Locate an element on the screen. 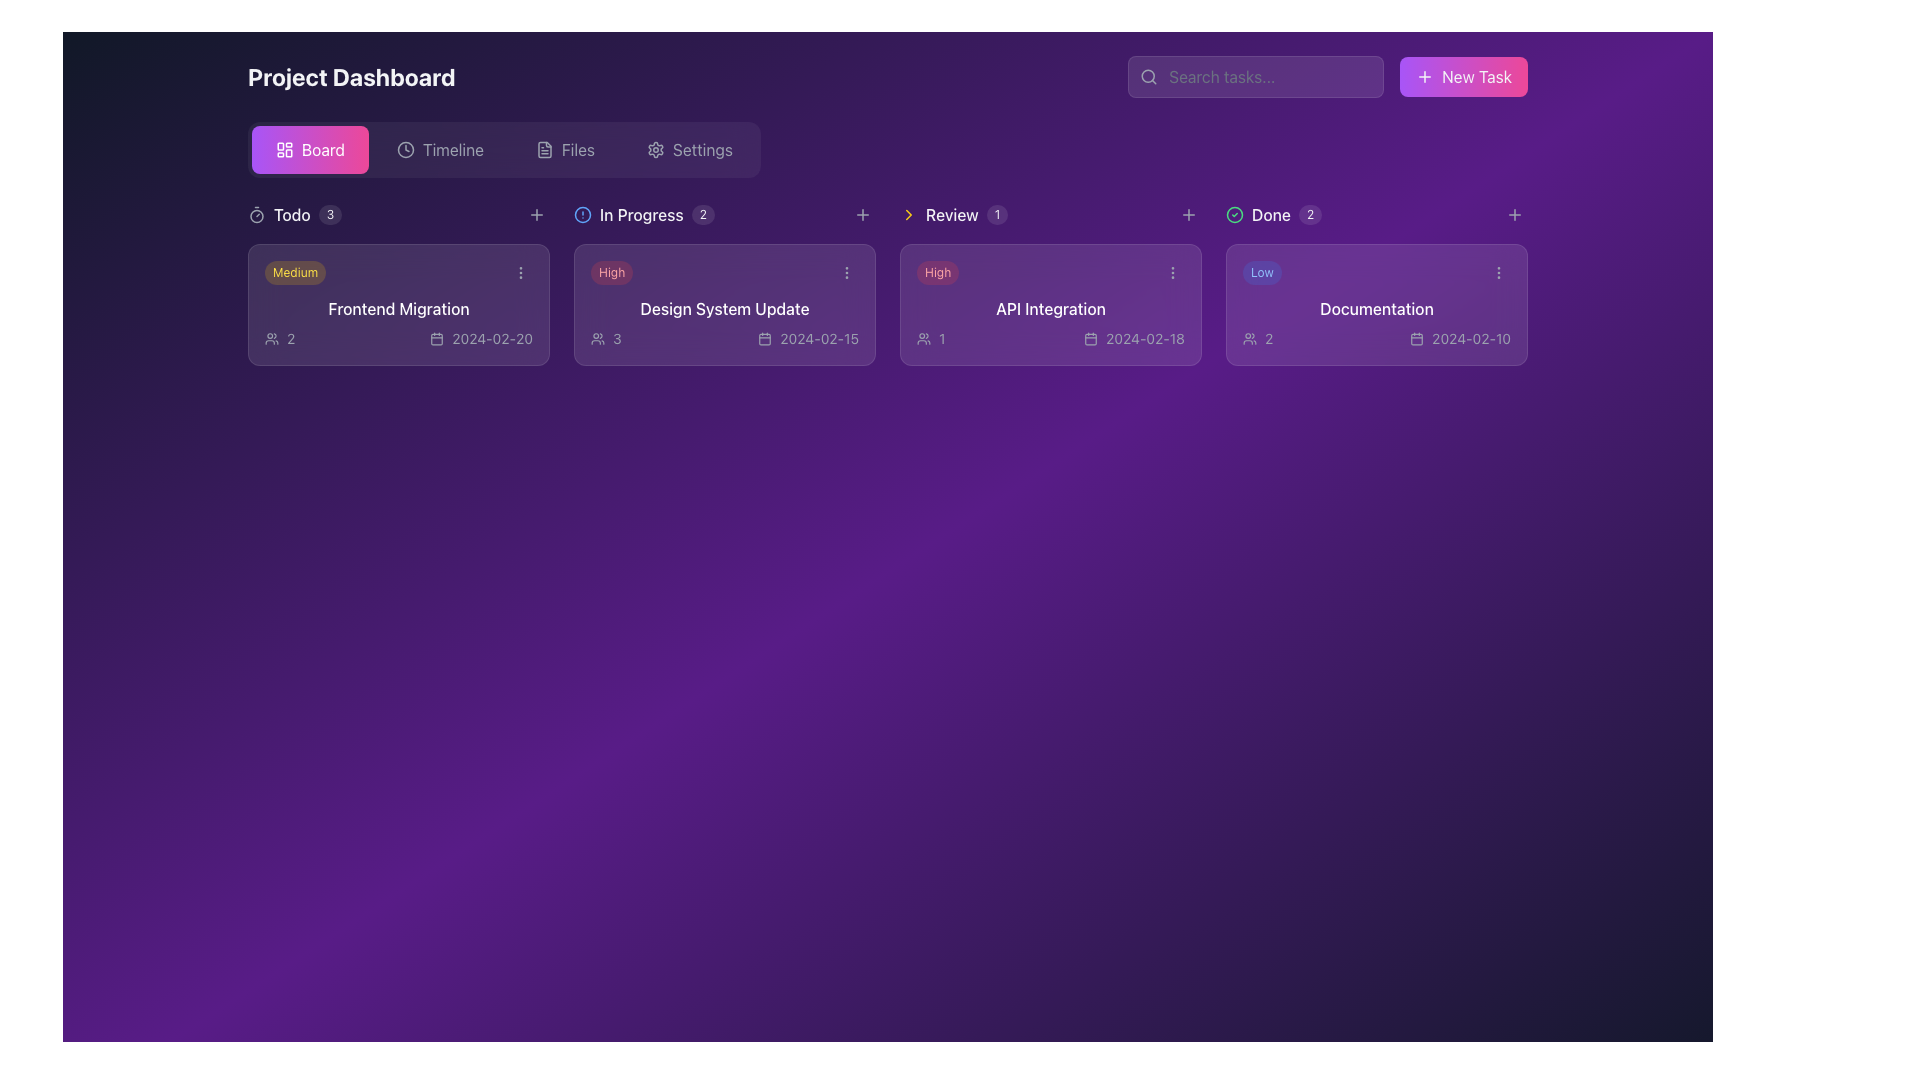 This screenshot has width=1920, height=1080. the number of users represented by the label containing a user icon and the number '2' within the 'Documentation' card in the 'Done' section is located at coordinates (1256, 338).